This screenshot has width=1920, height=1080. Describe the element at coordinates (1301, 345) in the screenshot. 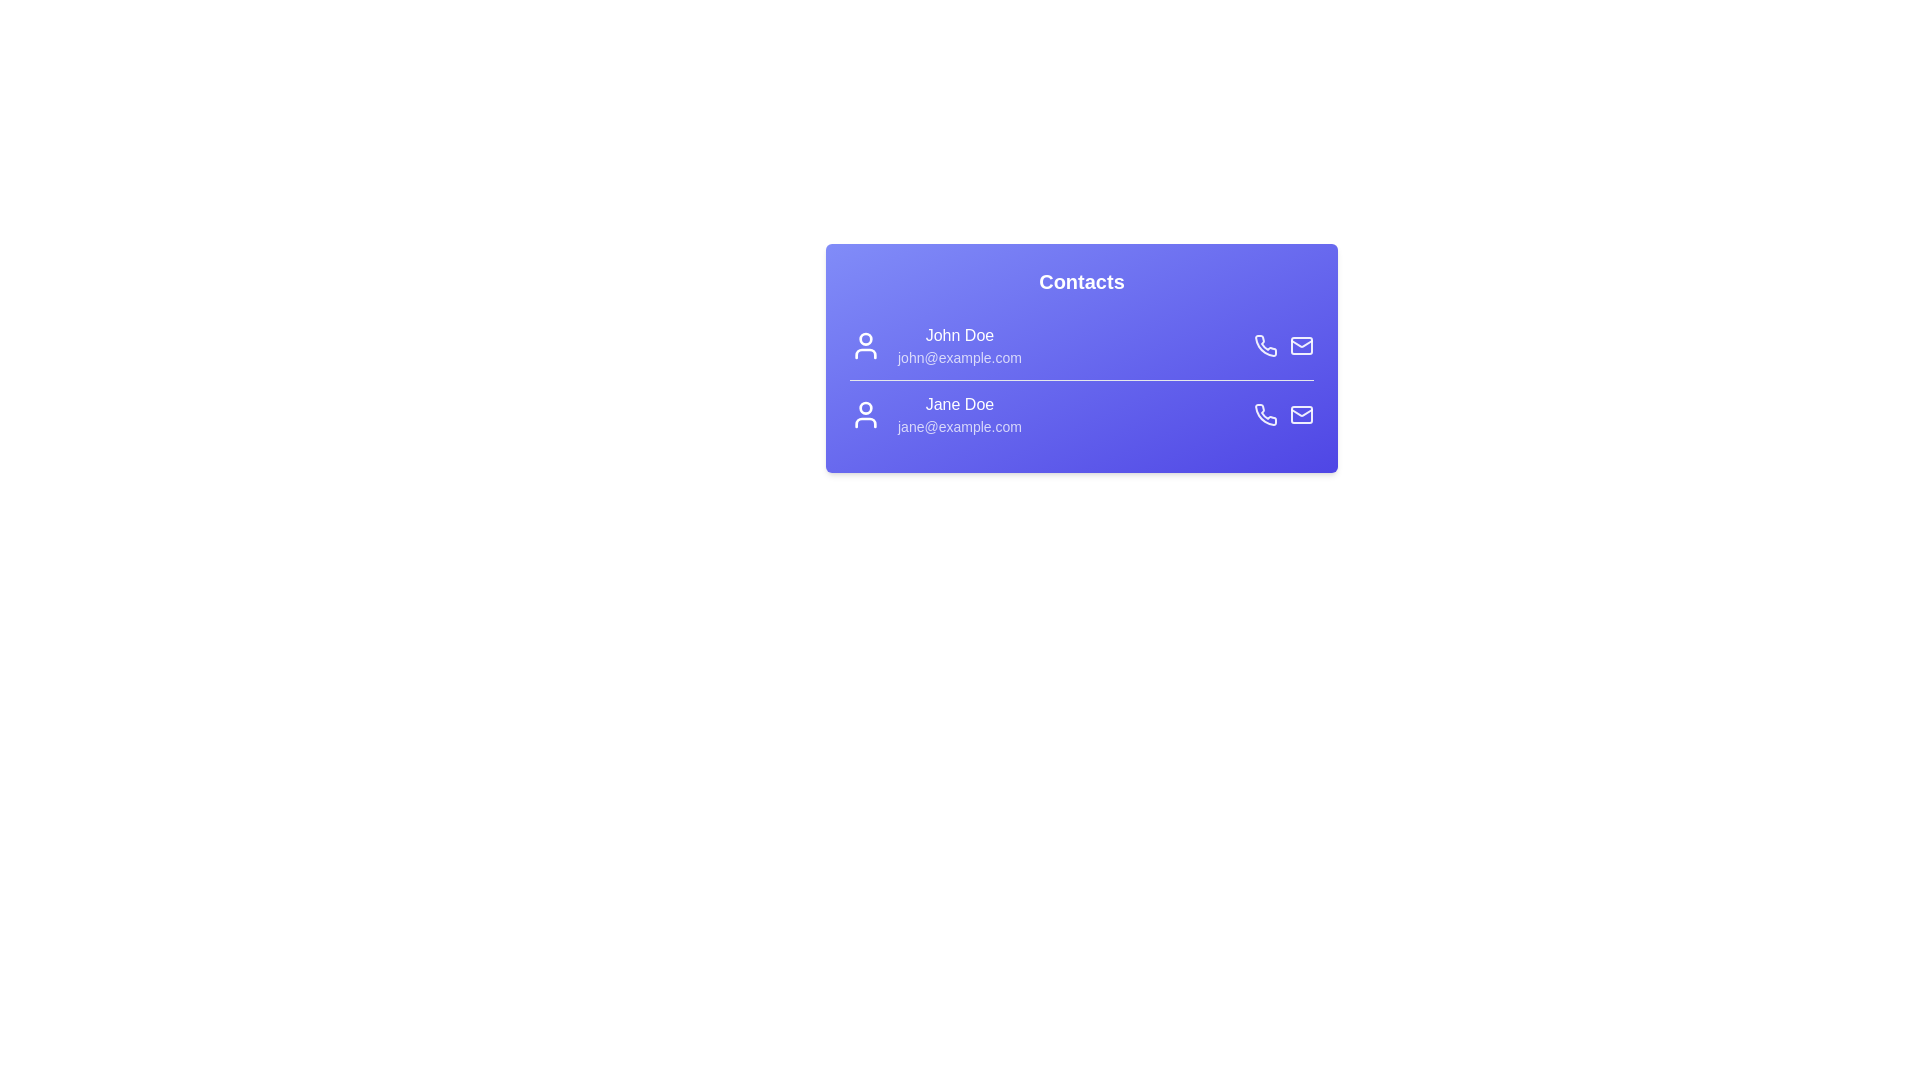

I see `the mail icon for John Doe to email them` at that location.